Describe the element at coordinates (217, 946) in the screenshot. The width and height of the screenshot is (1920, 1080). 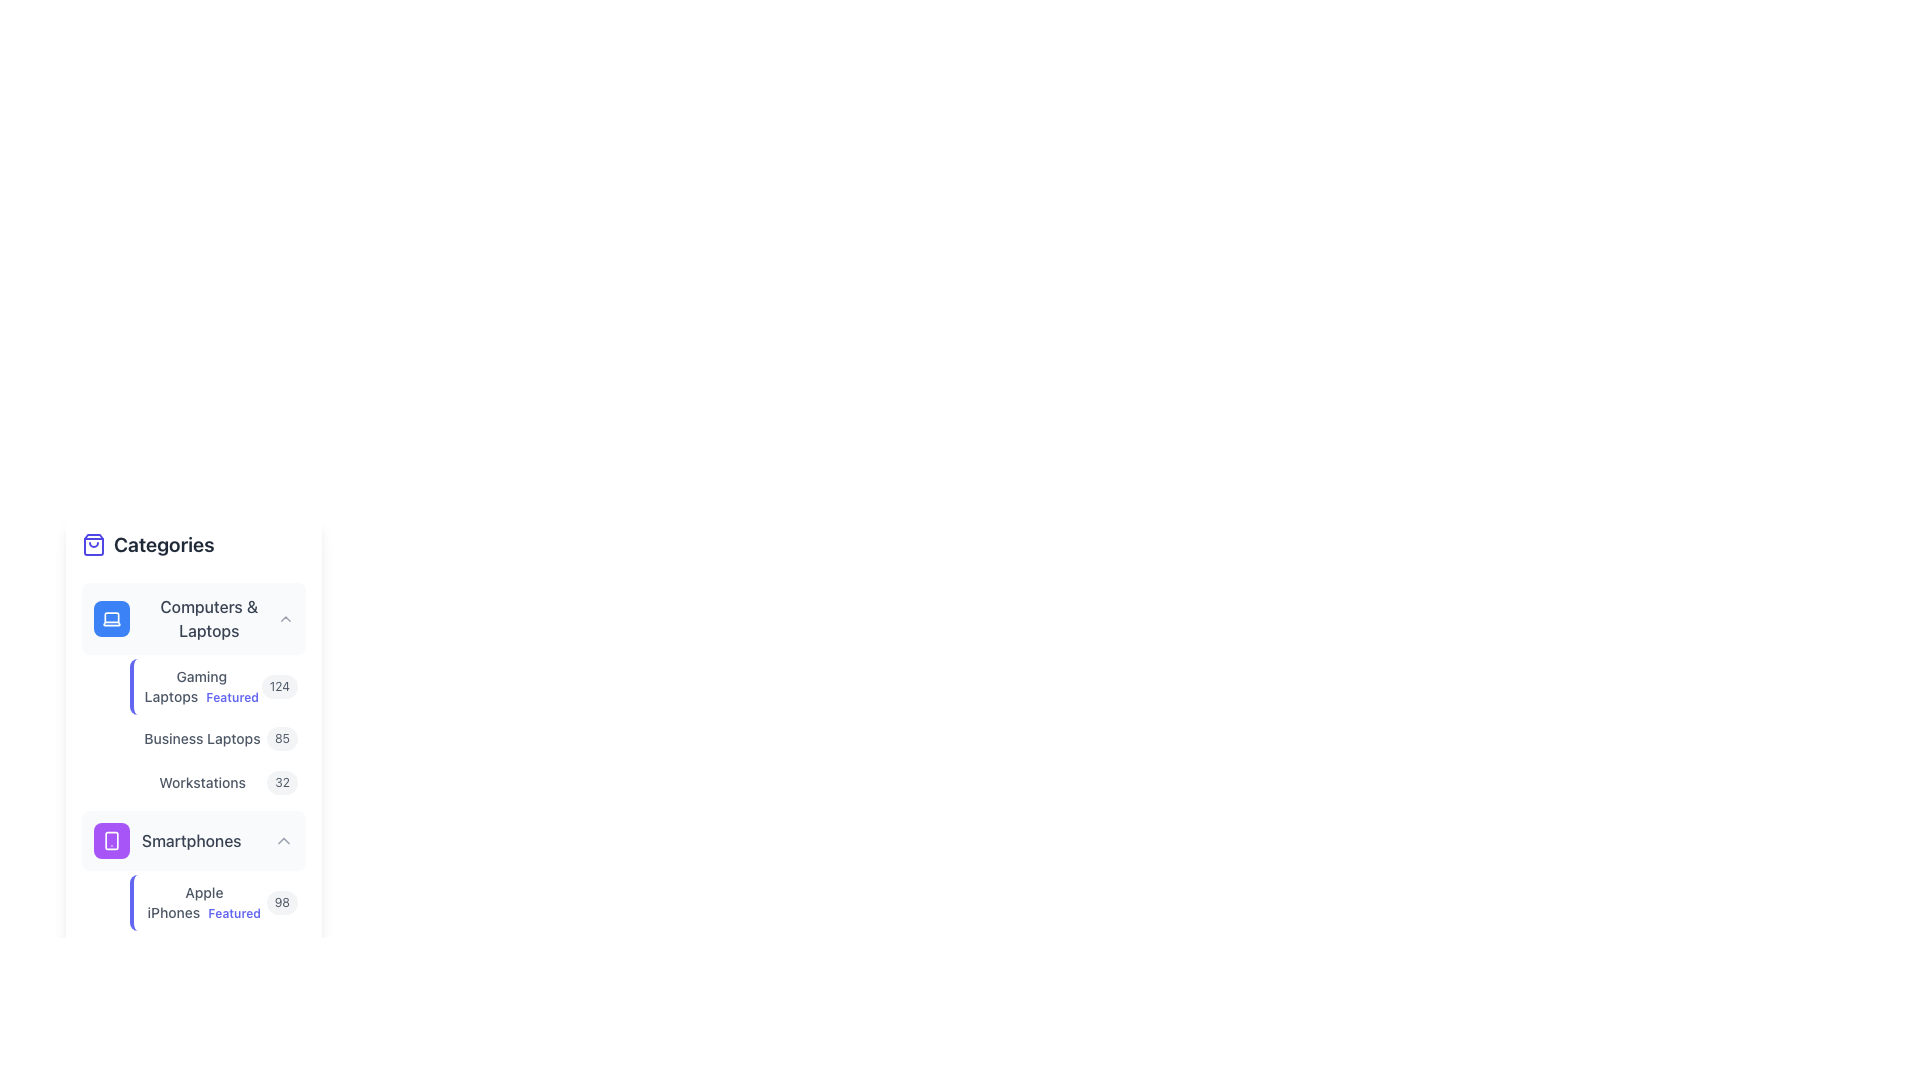
I see `the first clickable list item for 'Apple iPhones' under the 'Smartphones' section` at that location.